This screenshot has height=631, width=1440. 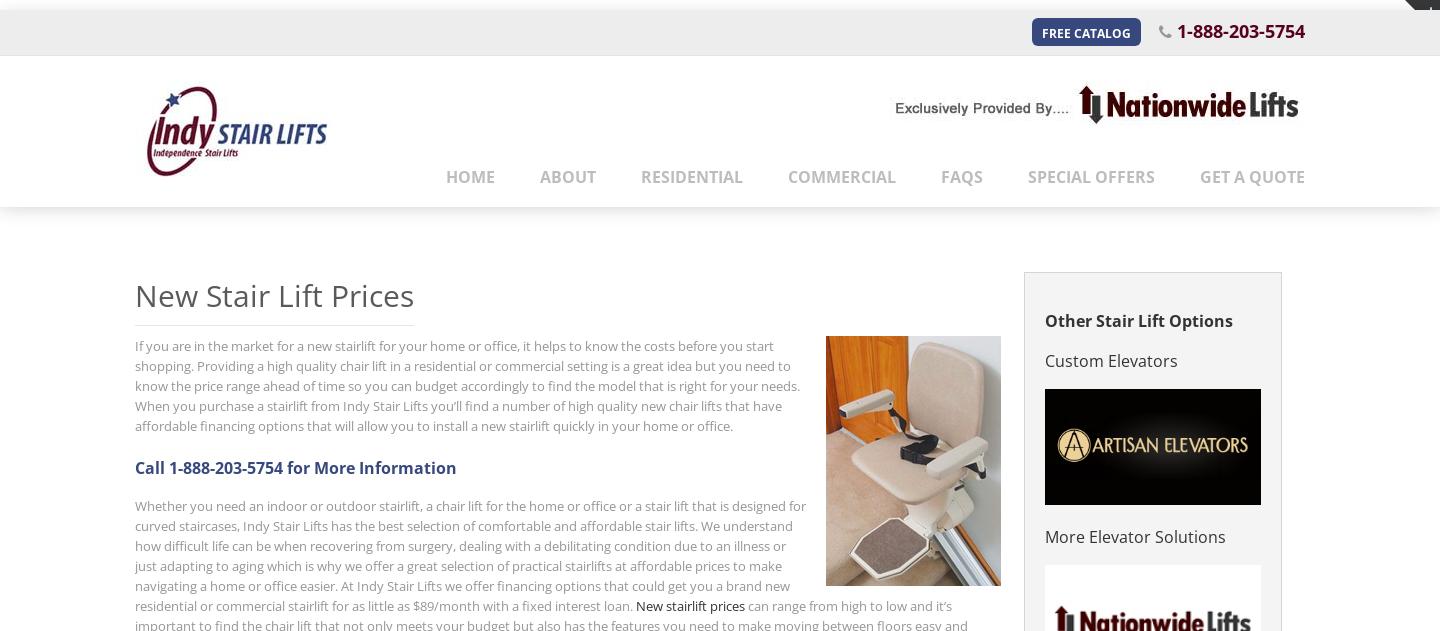 I want to click on 'Home', so click(x=470, y=175).